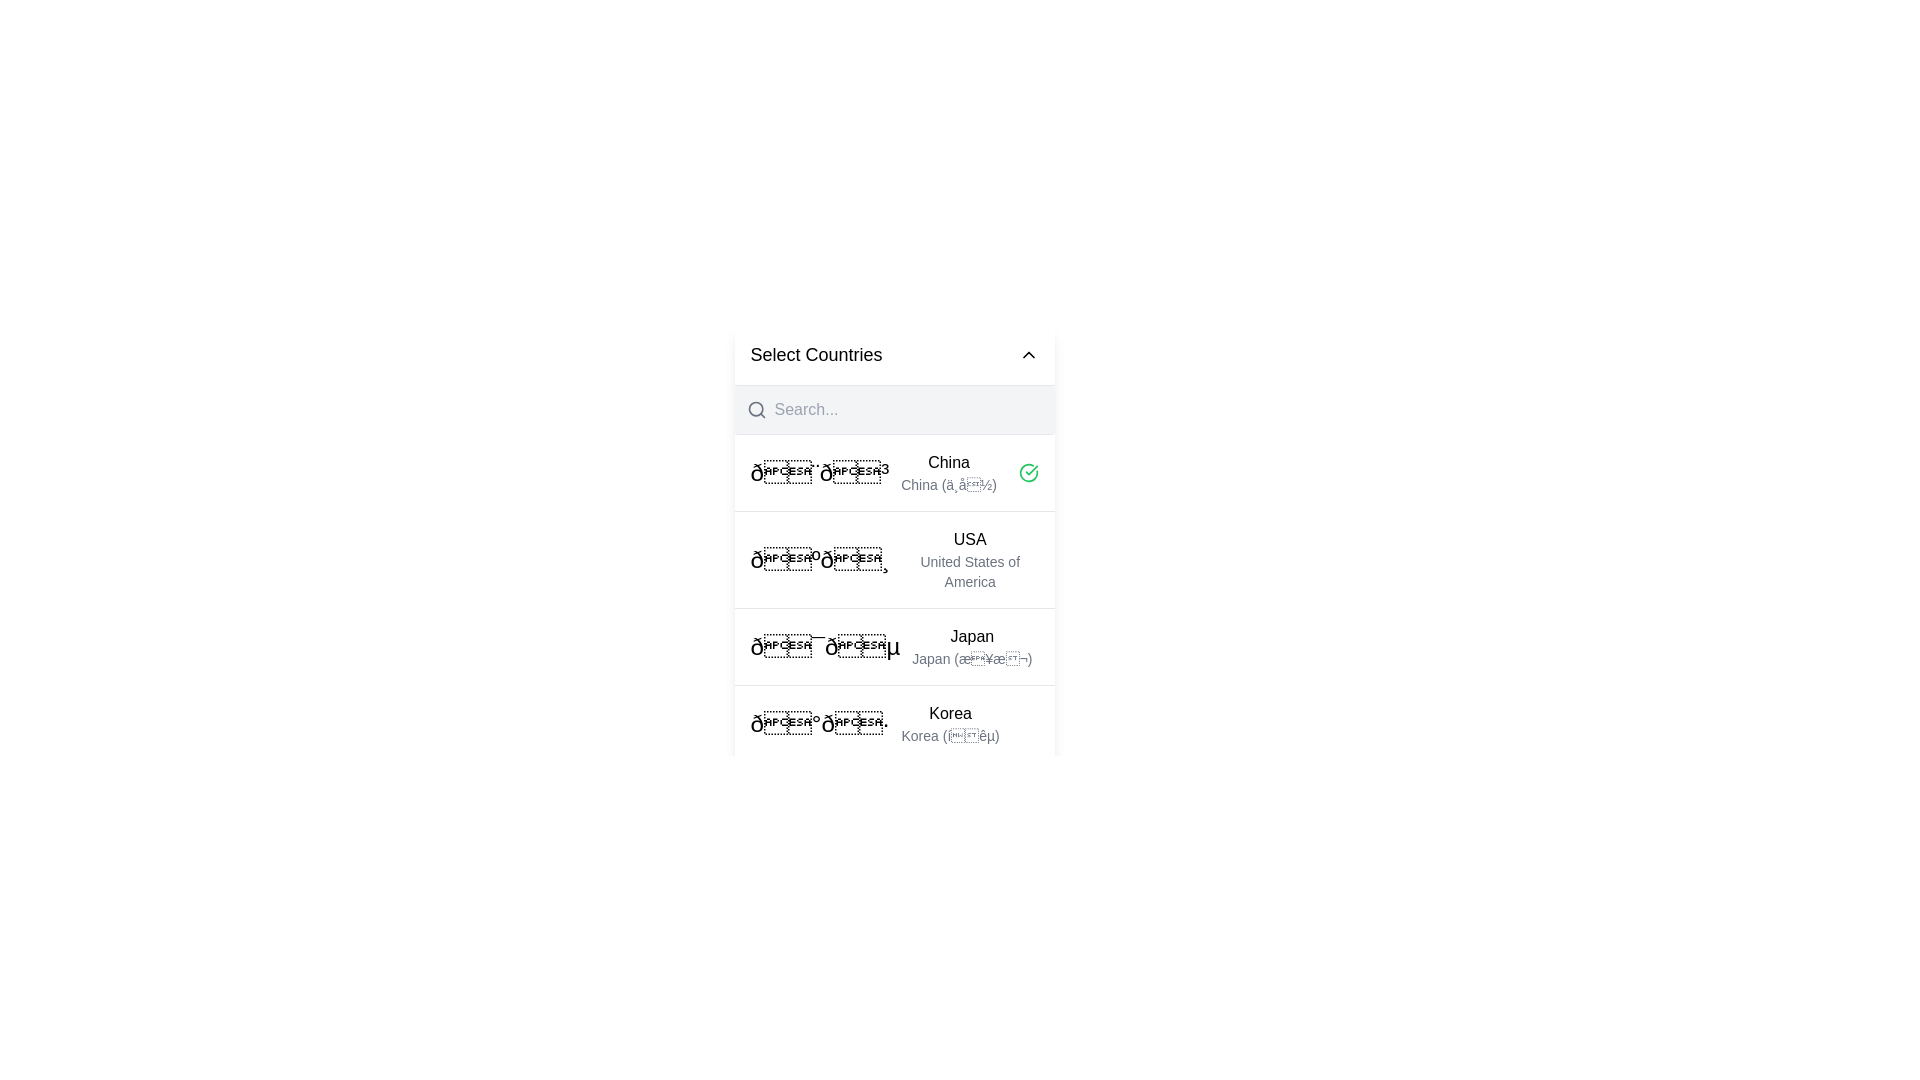  What do you see at coordinates (948, 473) in the screenshot?
I see `the text block displaying the country name 'China' and its description` at bounding box center [948, 473].